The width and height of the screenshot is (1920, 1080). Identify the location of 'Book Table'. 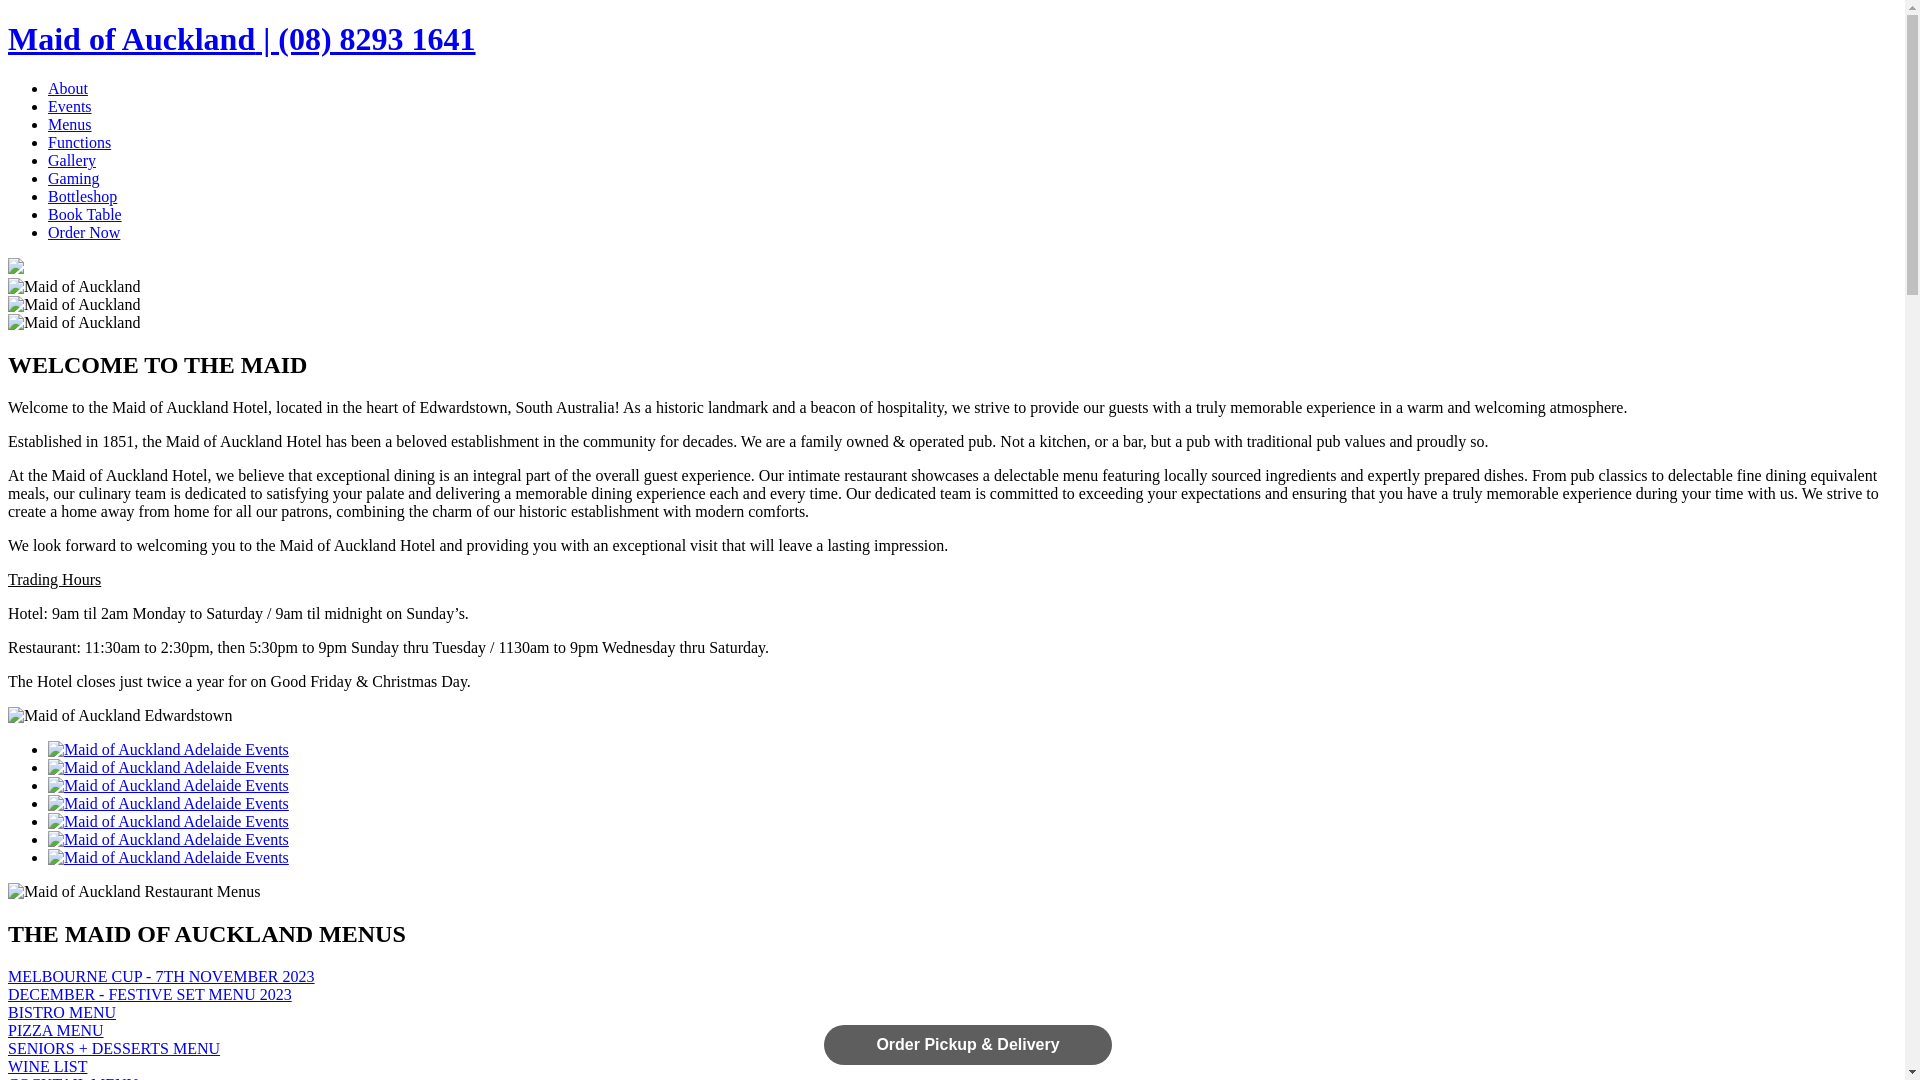
(48, 214).